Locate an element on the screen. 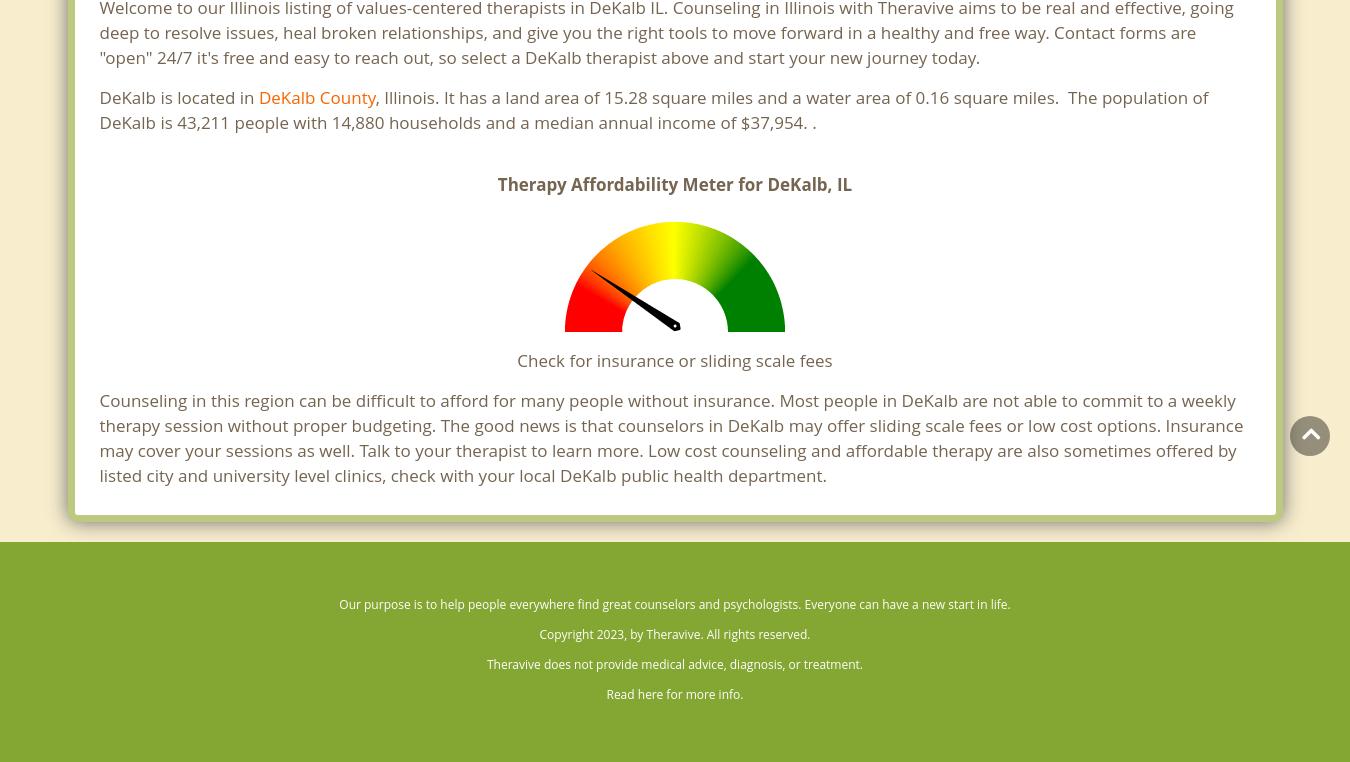 This screenshot has width=1350, height=762. 'Counseling in this region can be difficult to afford for many people without insurance.  Most people in DeKalb are not able to commit to a weekly therapy session without proper budgeting.  The good news is that counselors in DeKalb may offer sliding scale fees or low cost options.  Insurance may cover your sessions as well.  Talk to your therapist to learn more.  Low cost counseling and affordable therapy are also sometimes offered by listed city and university level clinics, check with your local DeKalb public health department.' is located at coordinates (670, 436).